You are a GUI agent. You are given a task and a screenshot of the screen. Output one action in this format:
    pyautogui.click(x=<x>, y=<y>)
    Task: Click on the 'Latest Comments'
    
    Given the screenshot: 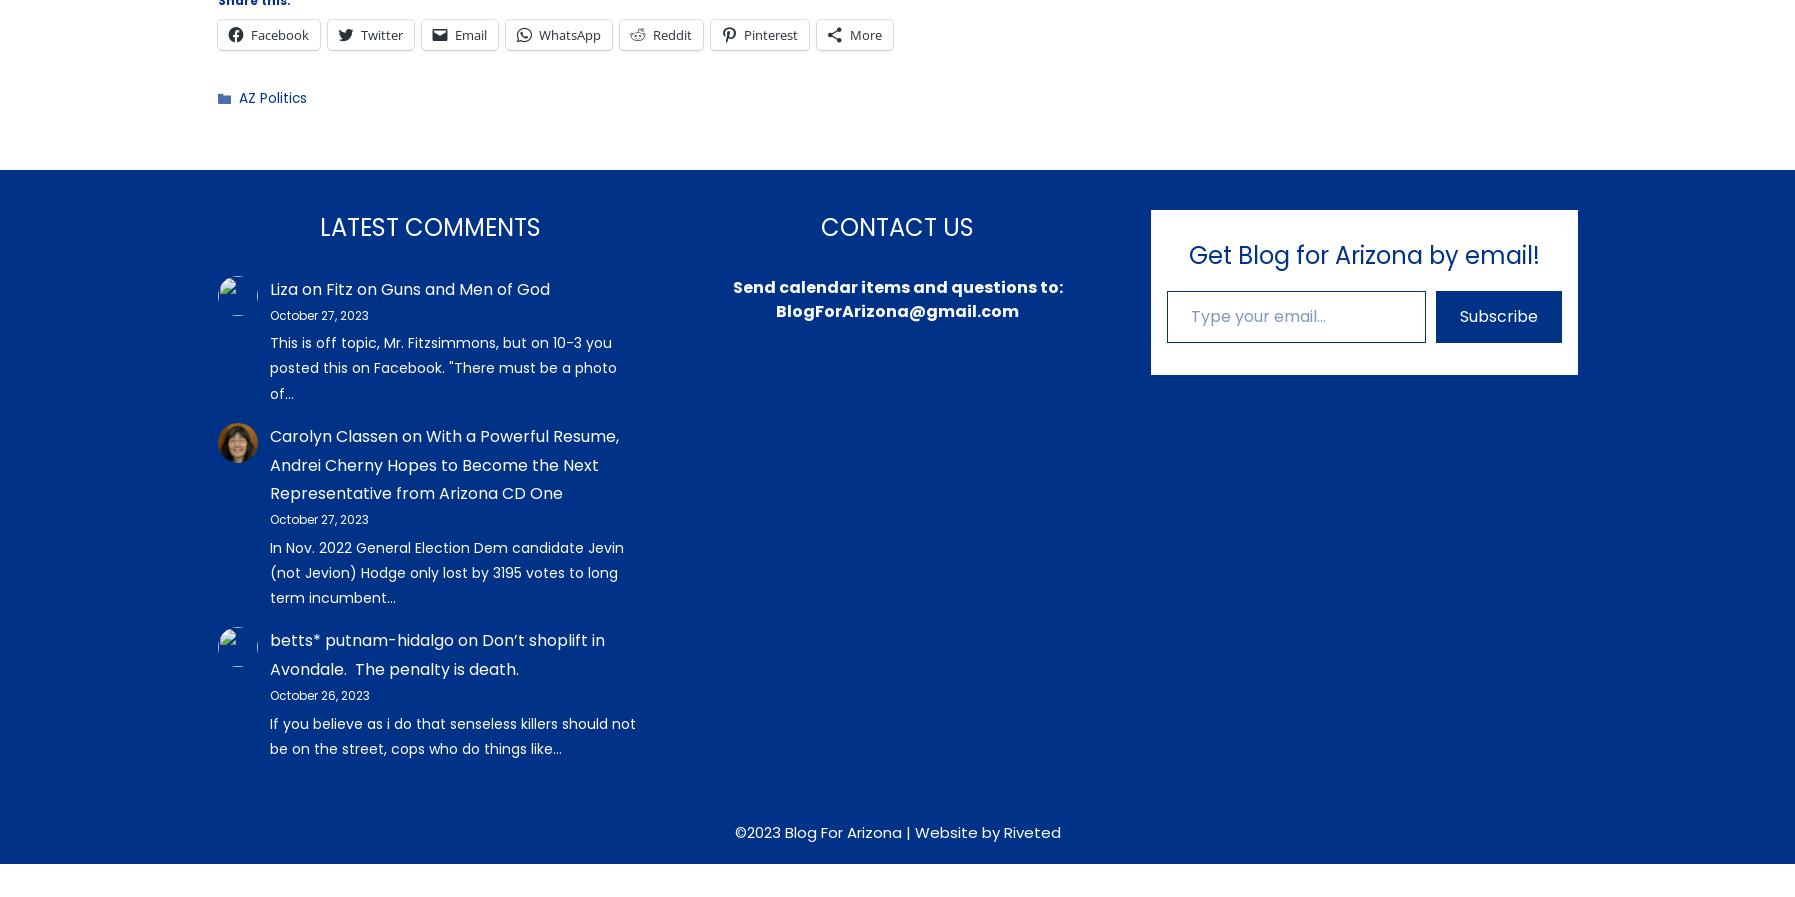 What is the action you would take?
    pyautogui.click(x=430, y=225)
    